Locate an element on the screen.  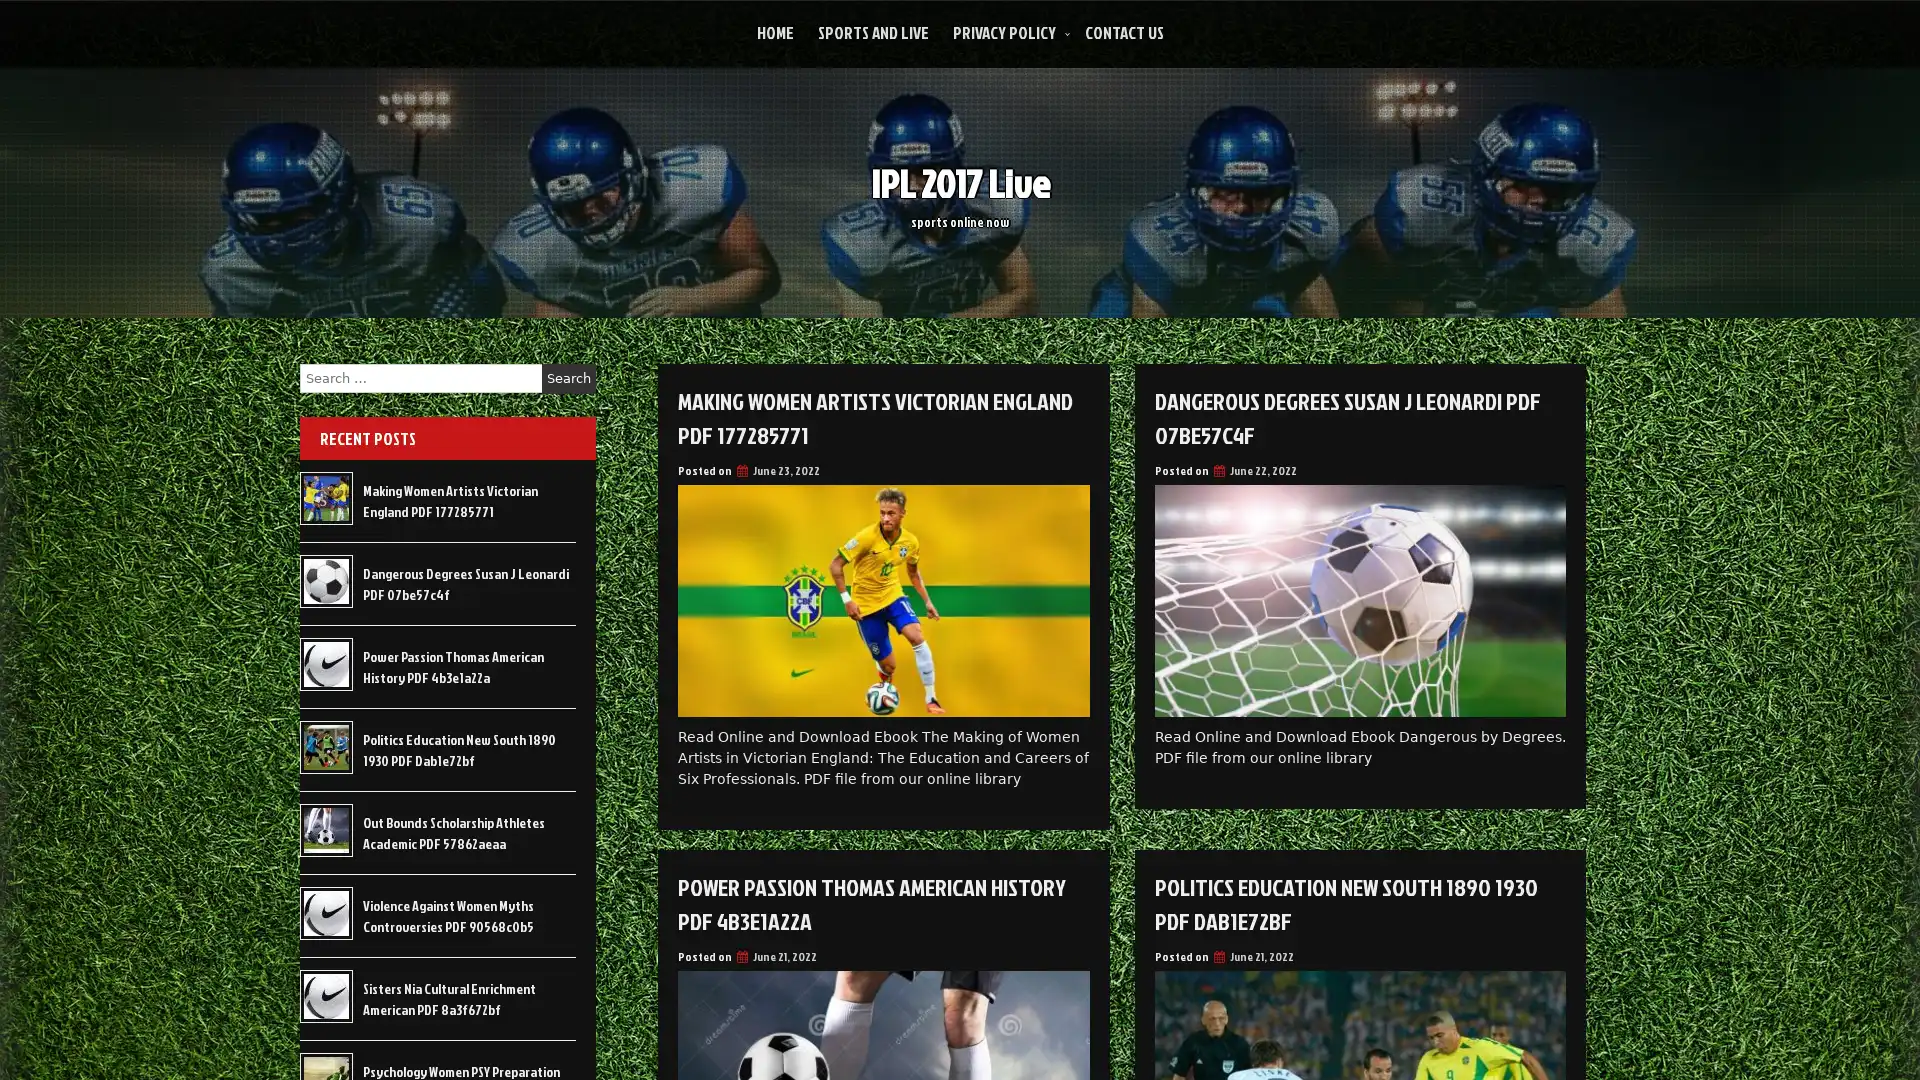
Search is located at coordinates (568, 378).